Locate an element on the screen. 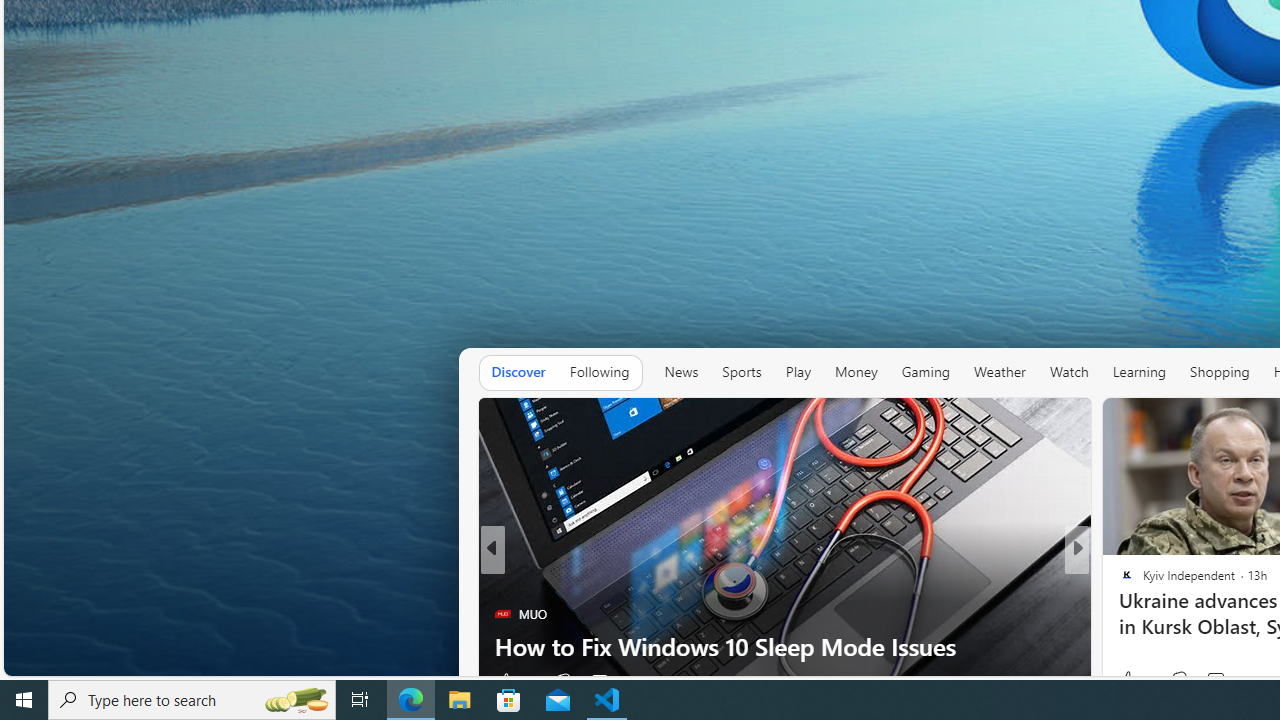 The height and width of the screenshot is (720, 1280). 'View comments 141 Comment' is located at coordinates (1227, 680).